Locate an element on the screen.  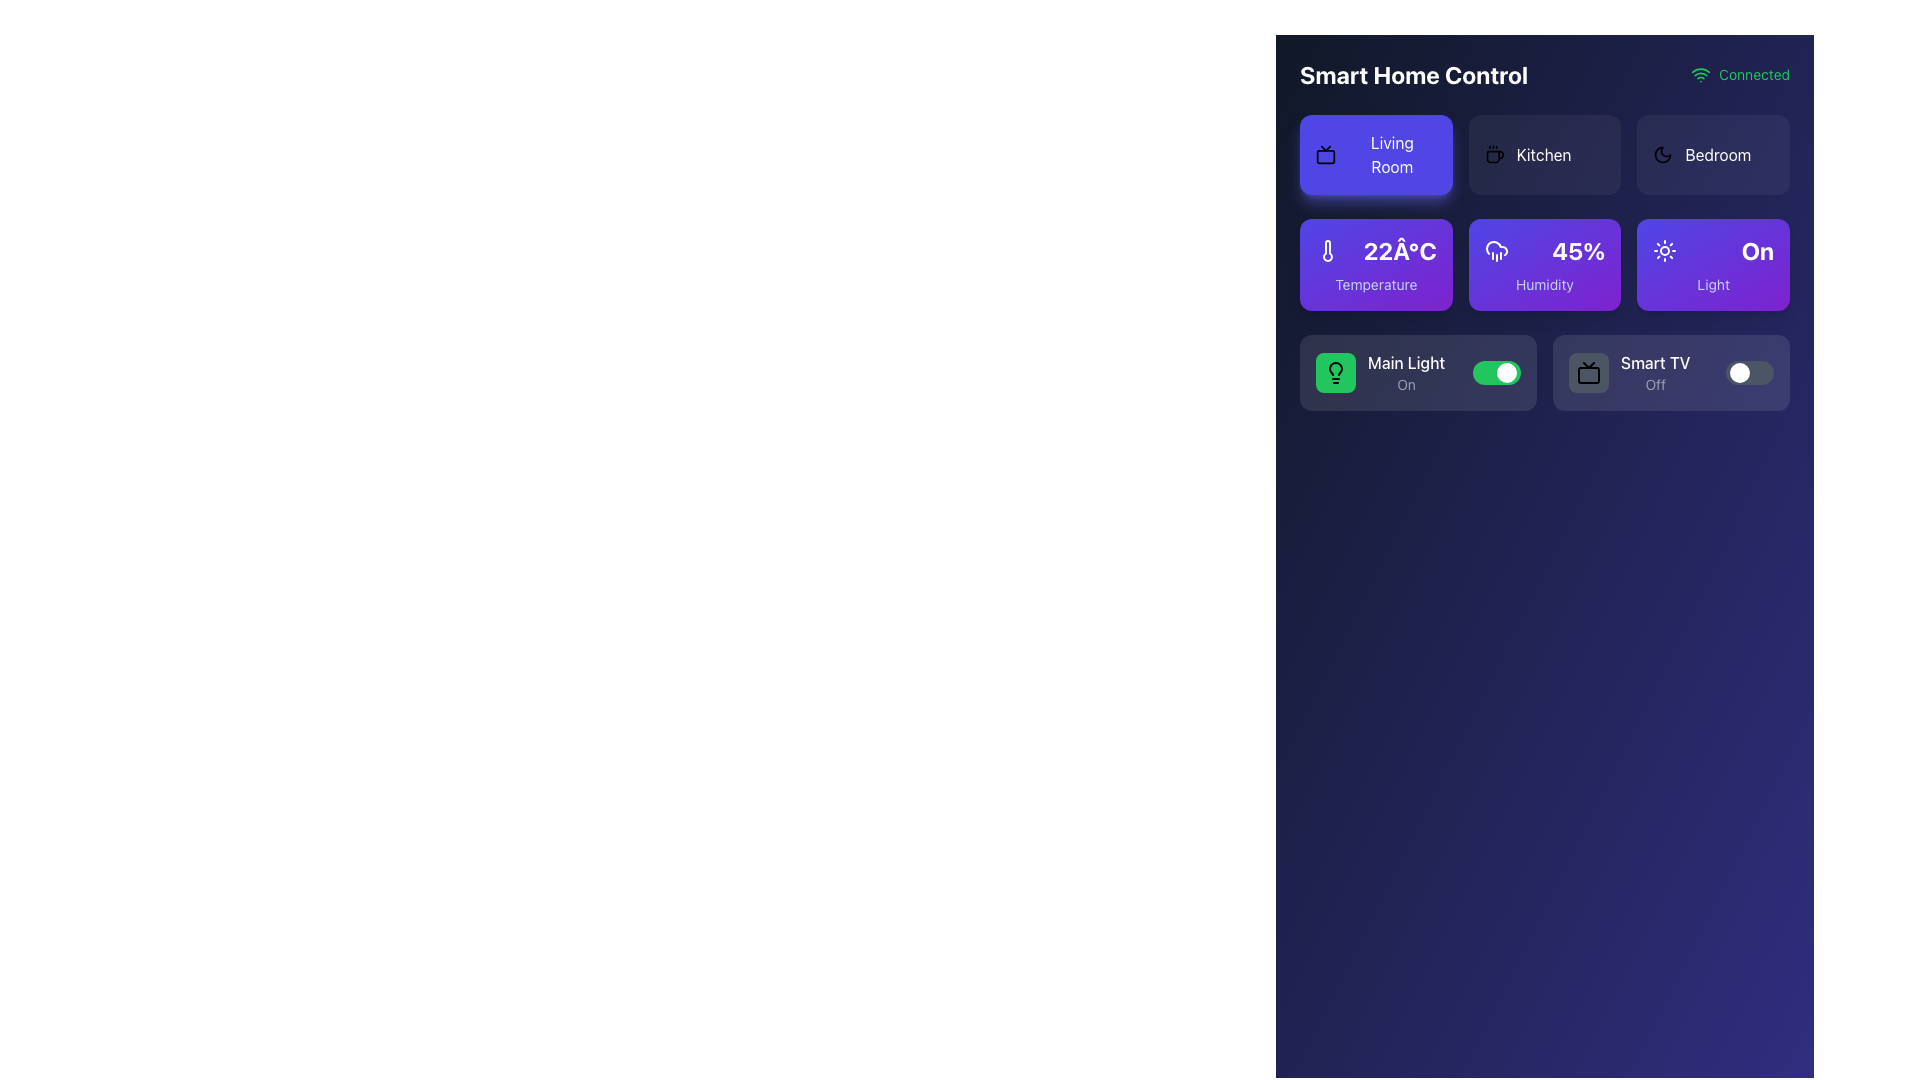
the 'Temperature' text label, which is styled with a small font size and light indigo color, located below the current temperature indicator ('22Â°C') is located at coordinates (1375, 285).